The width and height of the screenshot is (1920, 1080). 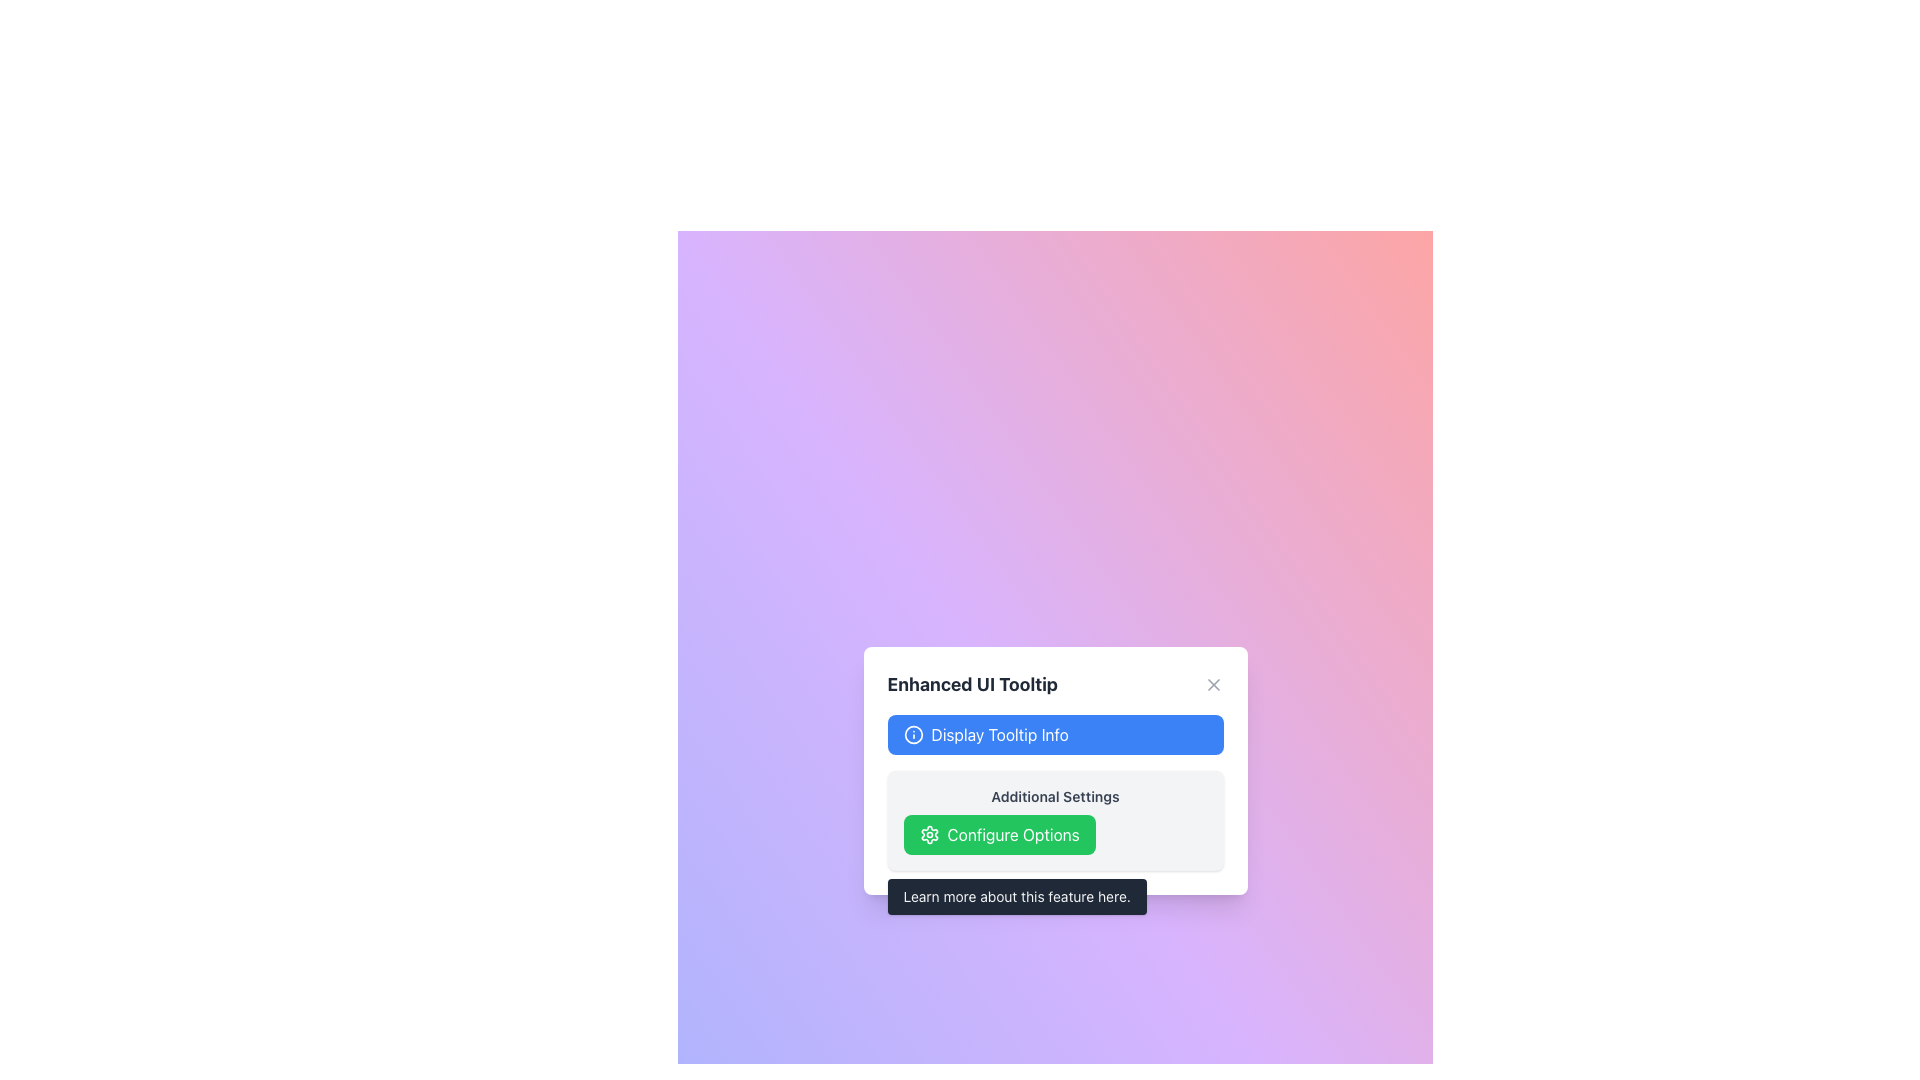 What do you see at coordinates (1054, 821) in the screenshot?
I see `label for information on the settings option panel located below the 'Display Tooltip Info' label, which contains a green button for configuring options` at bounding box center [1054, 821].